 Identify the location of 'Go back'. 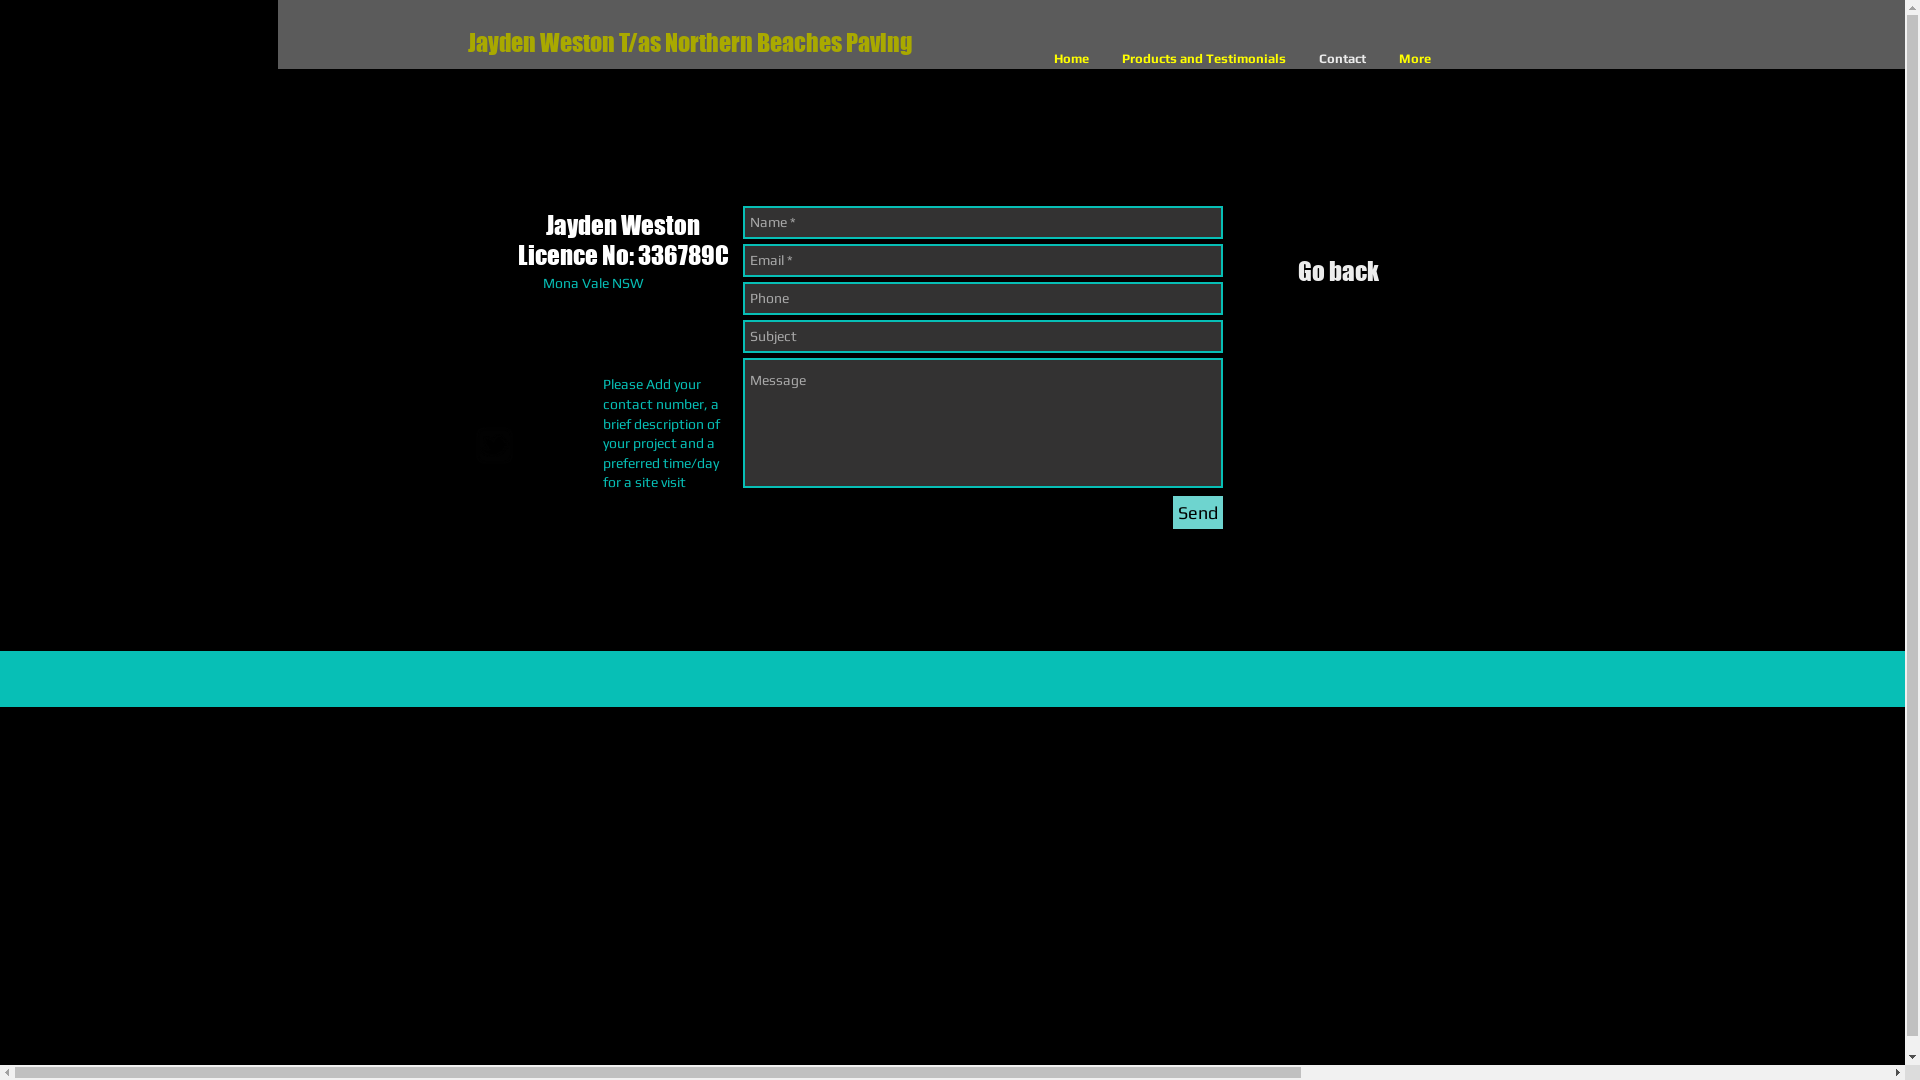
(1338, 277).